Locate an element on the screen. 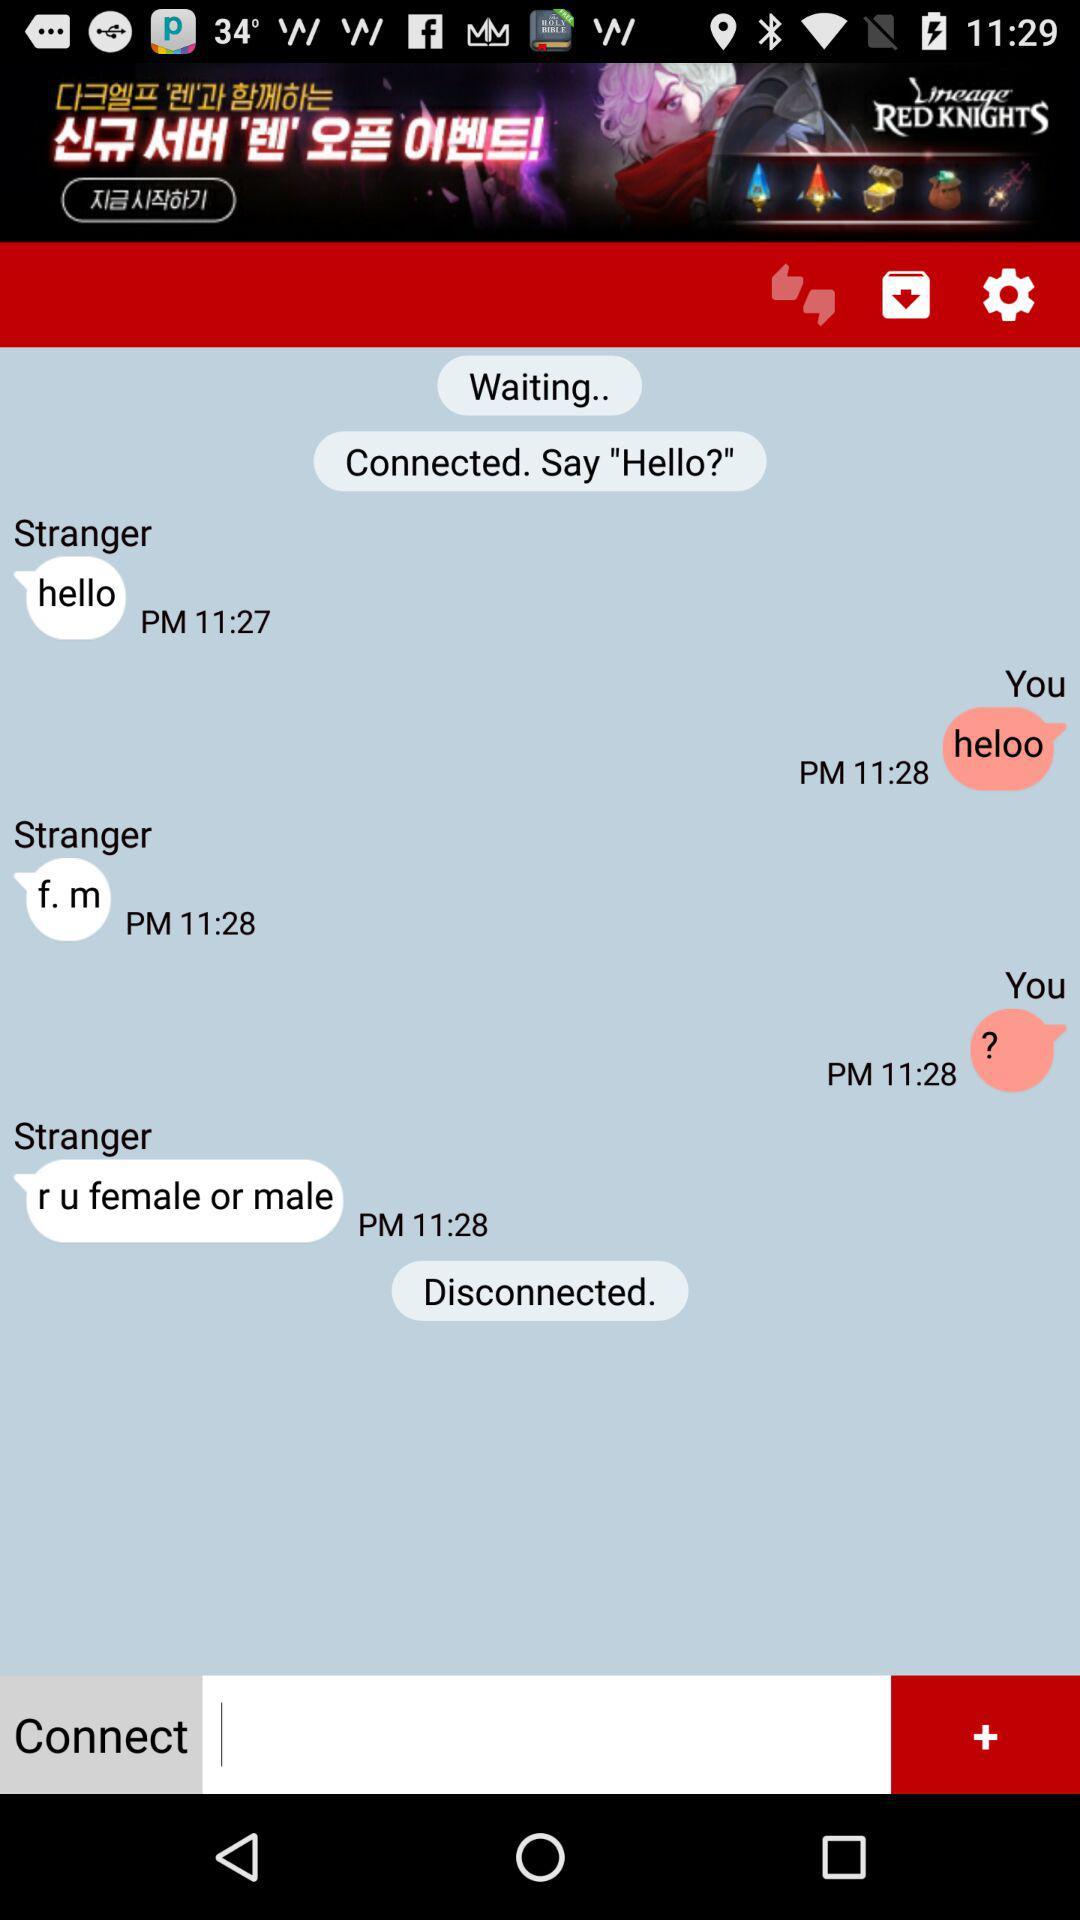 The width and height of the screenshot is (1080, 1920). the arrow_downward icon is located at coordinates (906, 314).